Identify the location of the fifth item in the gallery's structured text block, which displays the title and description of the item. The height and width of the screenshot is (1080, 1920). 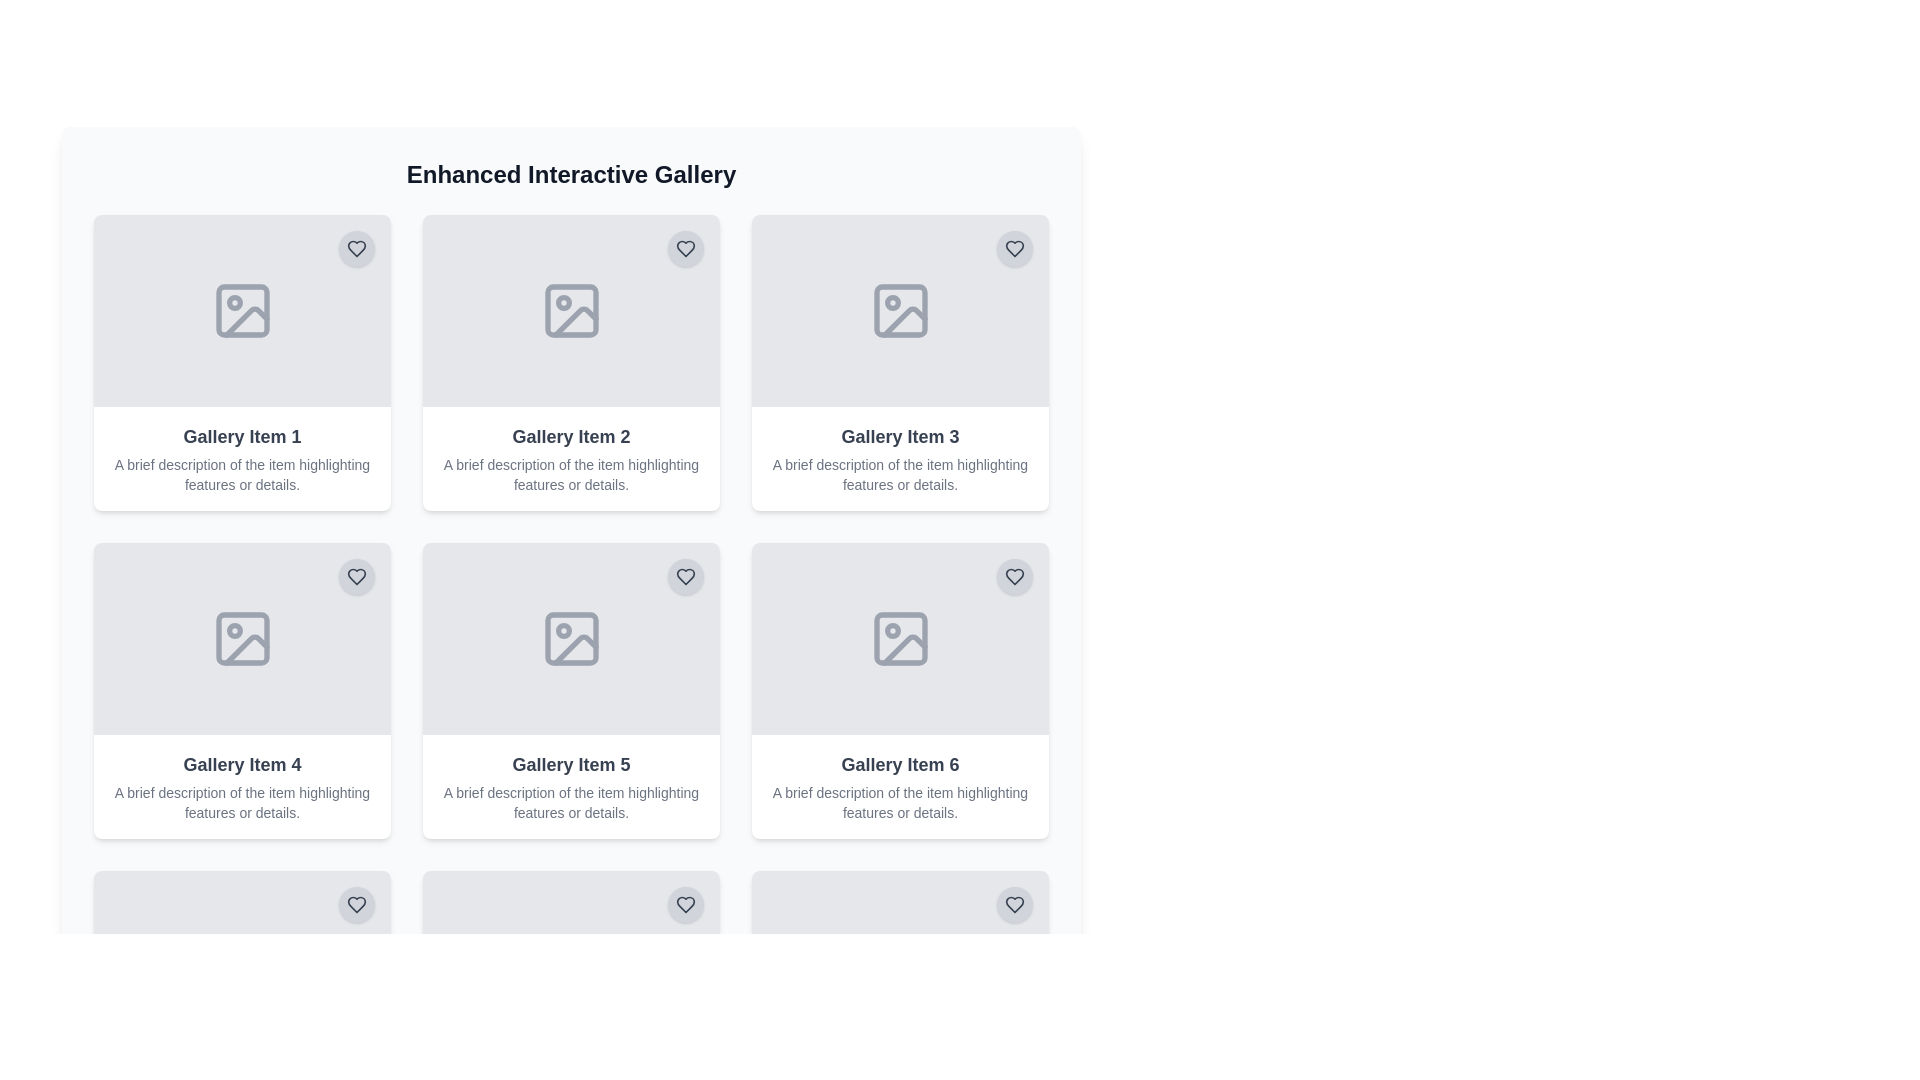
(570, 785).